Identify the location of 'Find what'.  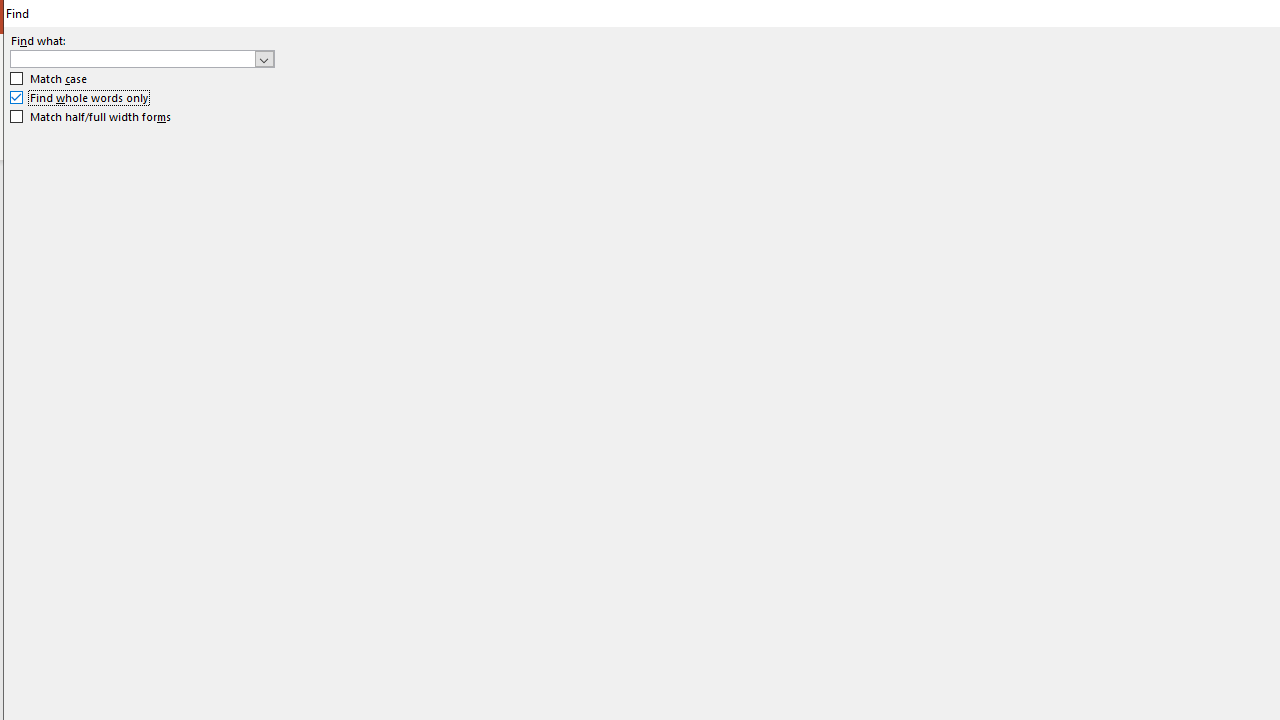
(132, 58).